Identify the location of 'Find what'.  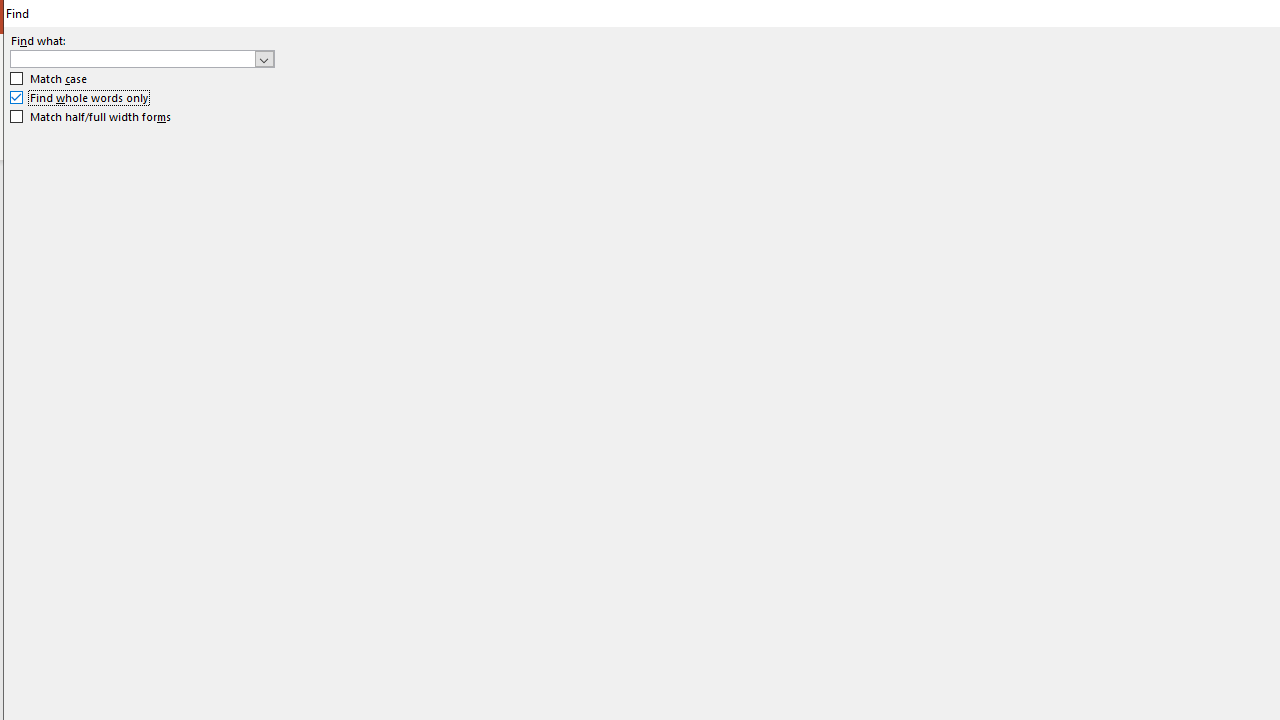
(132, 58).